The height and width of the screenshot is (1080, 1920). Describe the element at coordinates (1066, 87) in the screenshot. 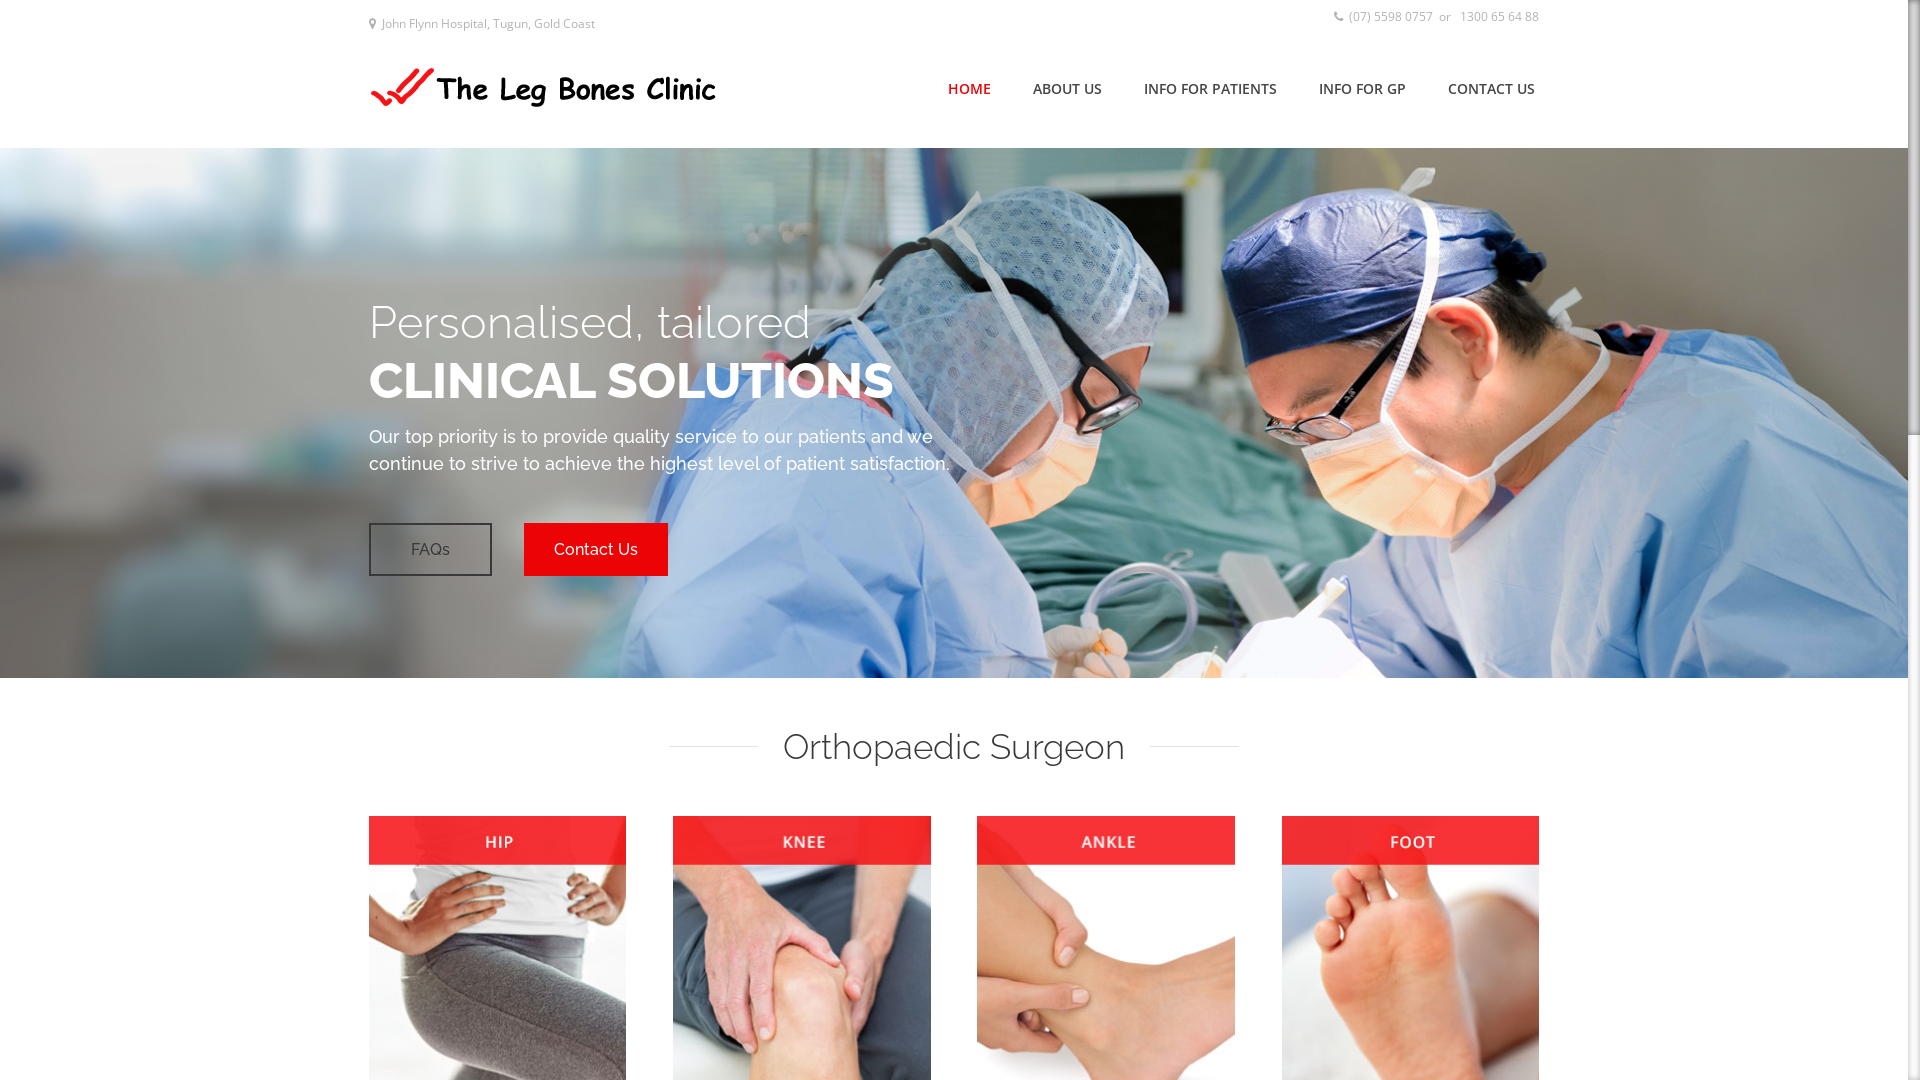

I see `'ABOUT US'` at that location.